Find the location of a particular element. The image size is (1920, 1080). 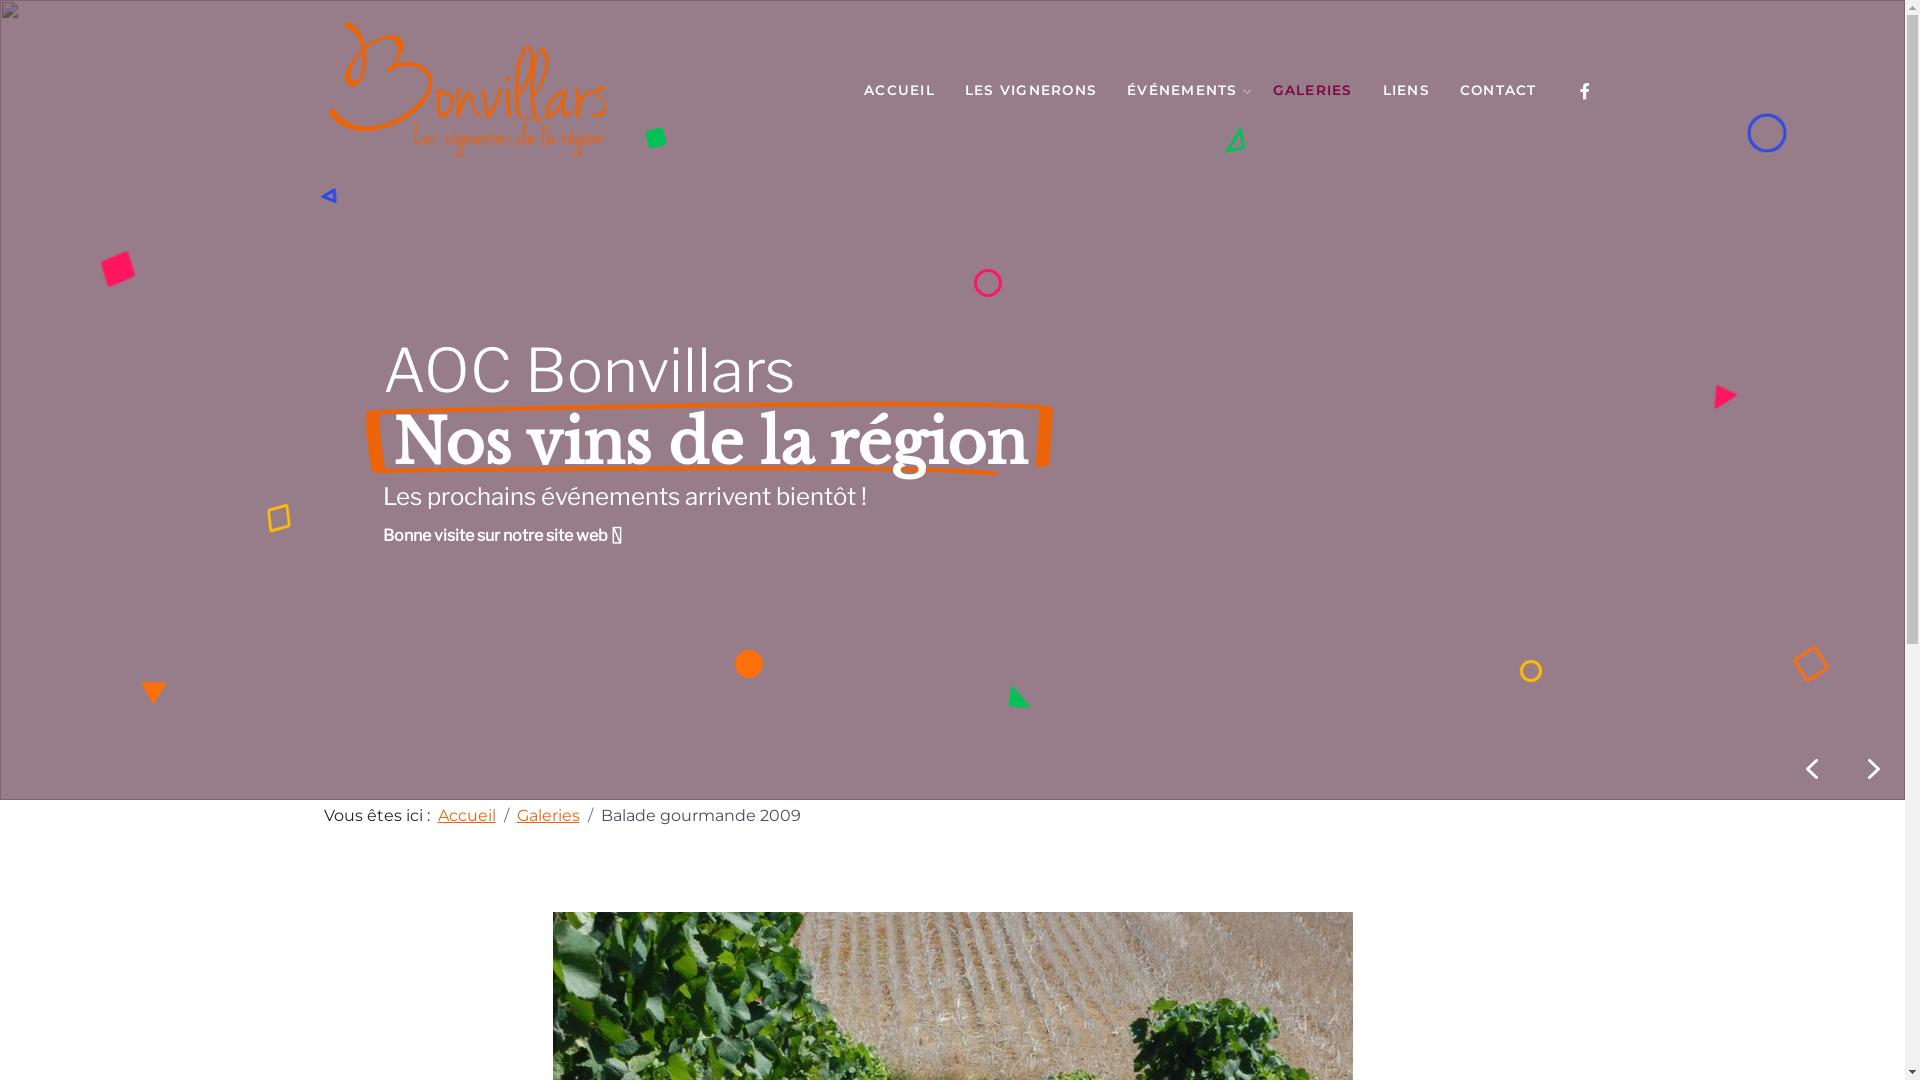

'GALERIES' is located at coordinates (1311, 88).